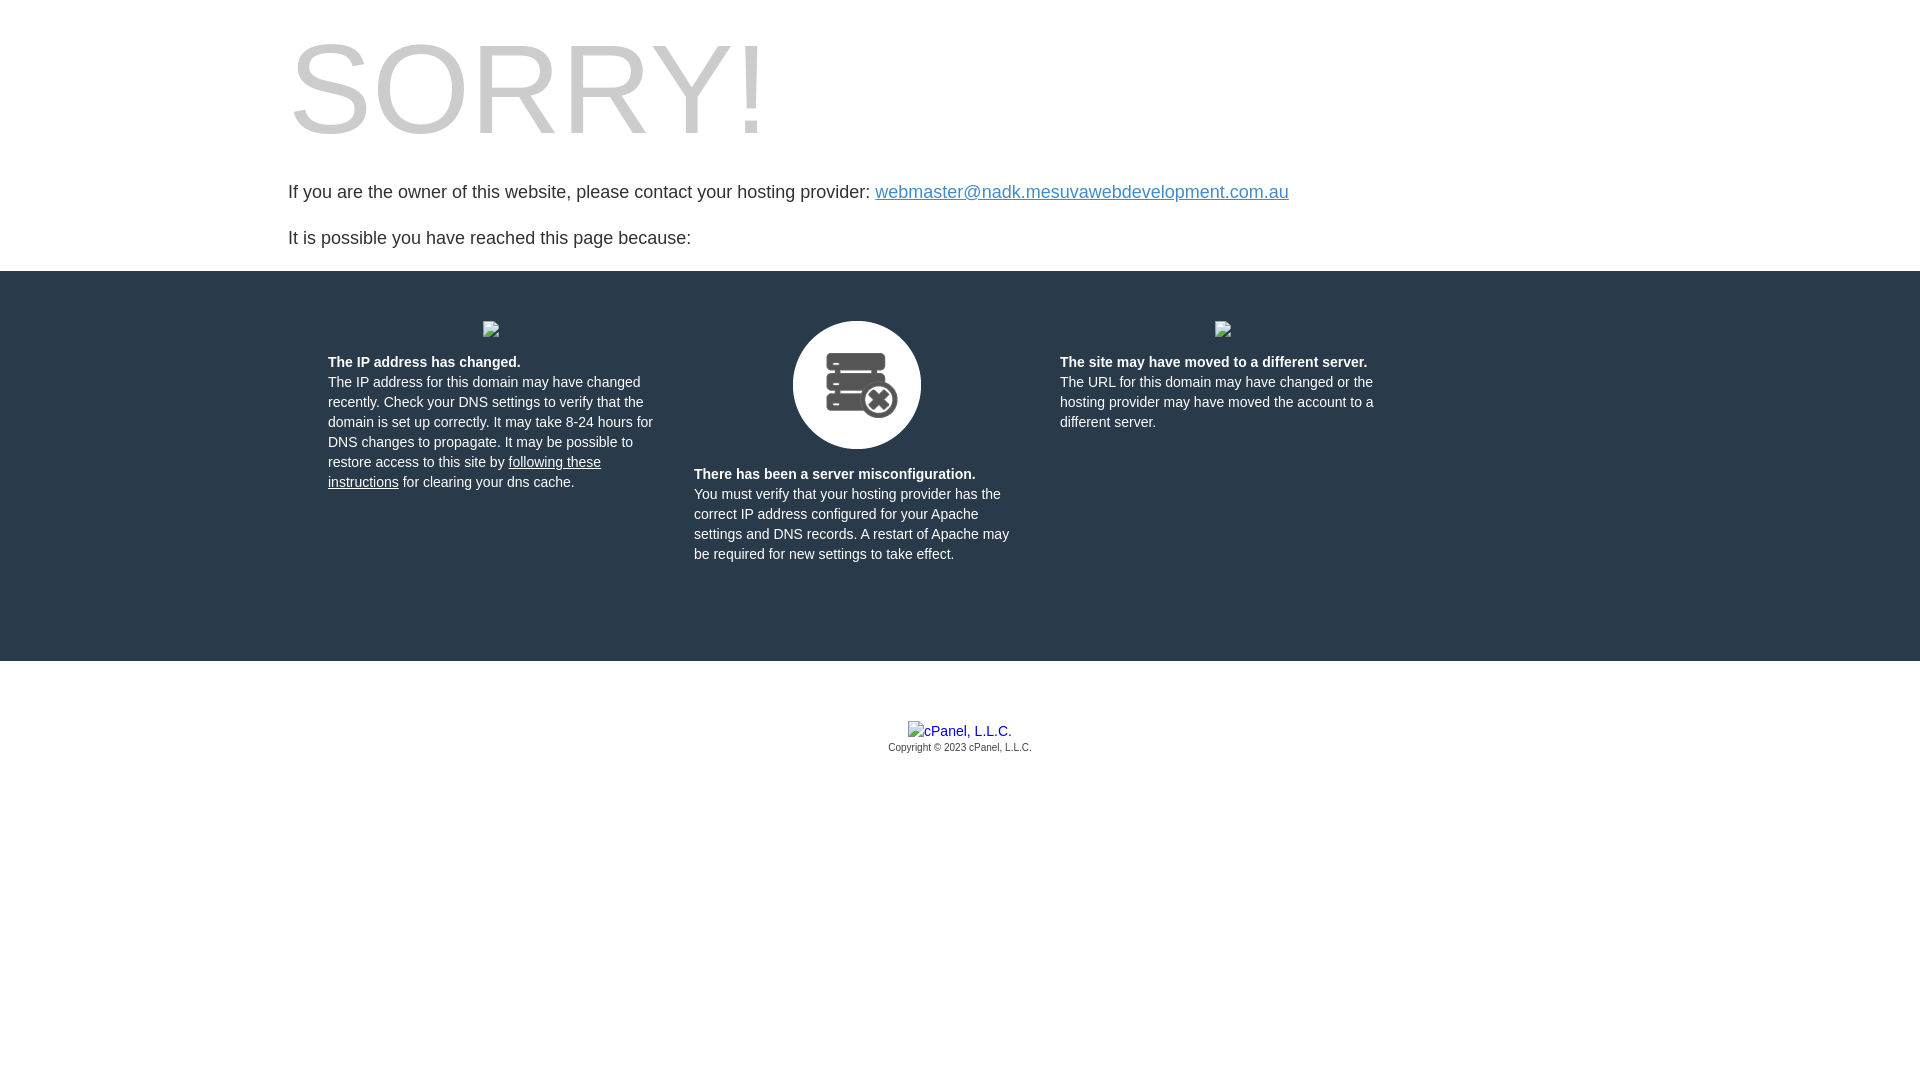  Describe the element at coordinates (1080, 192) in the screenshot. I see `'webmaster@nadk.mesuvawebdevelopment.com.au'` at that location.